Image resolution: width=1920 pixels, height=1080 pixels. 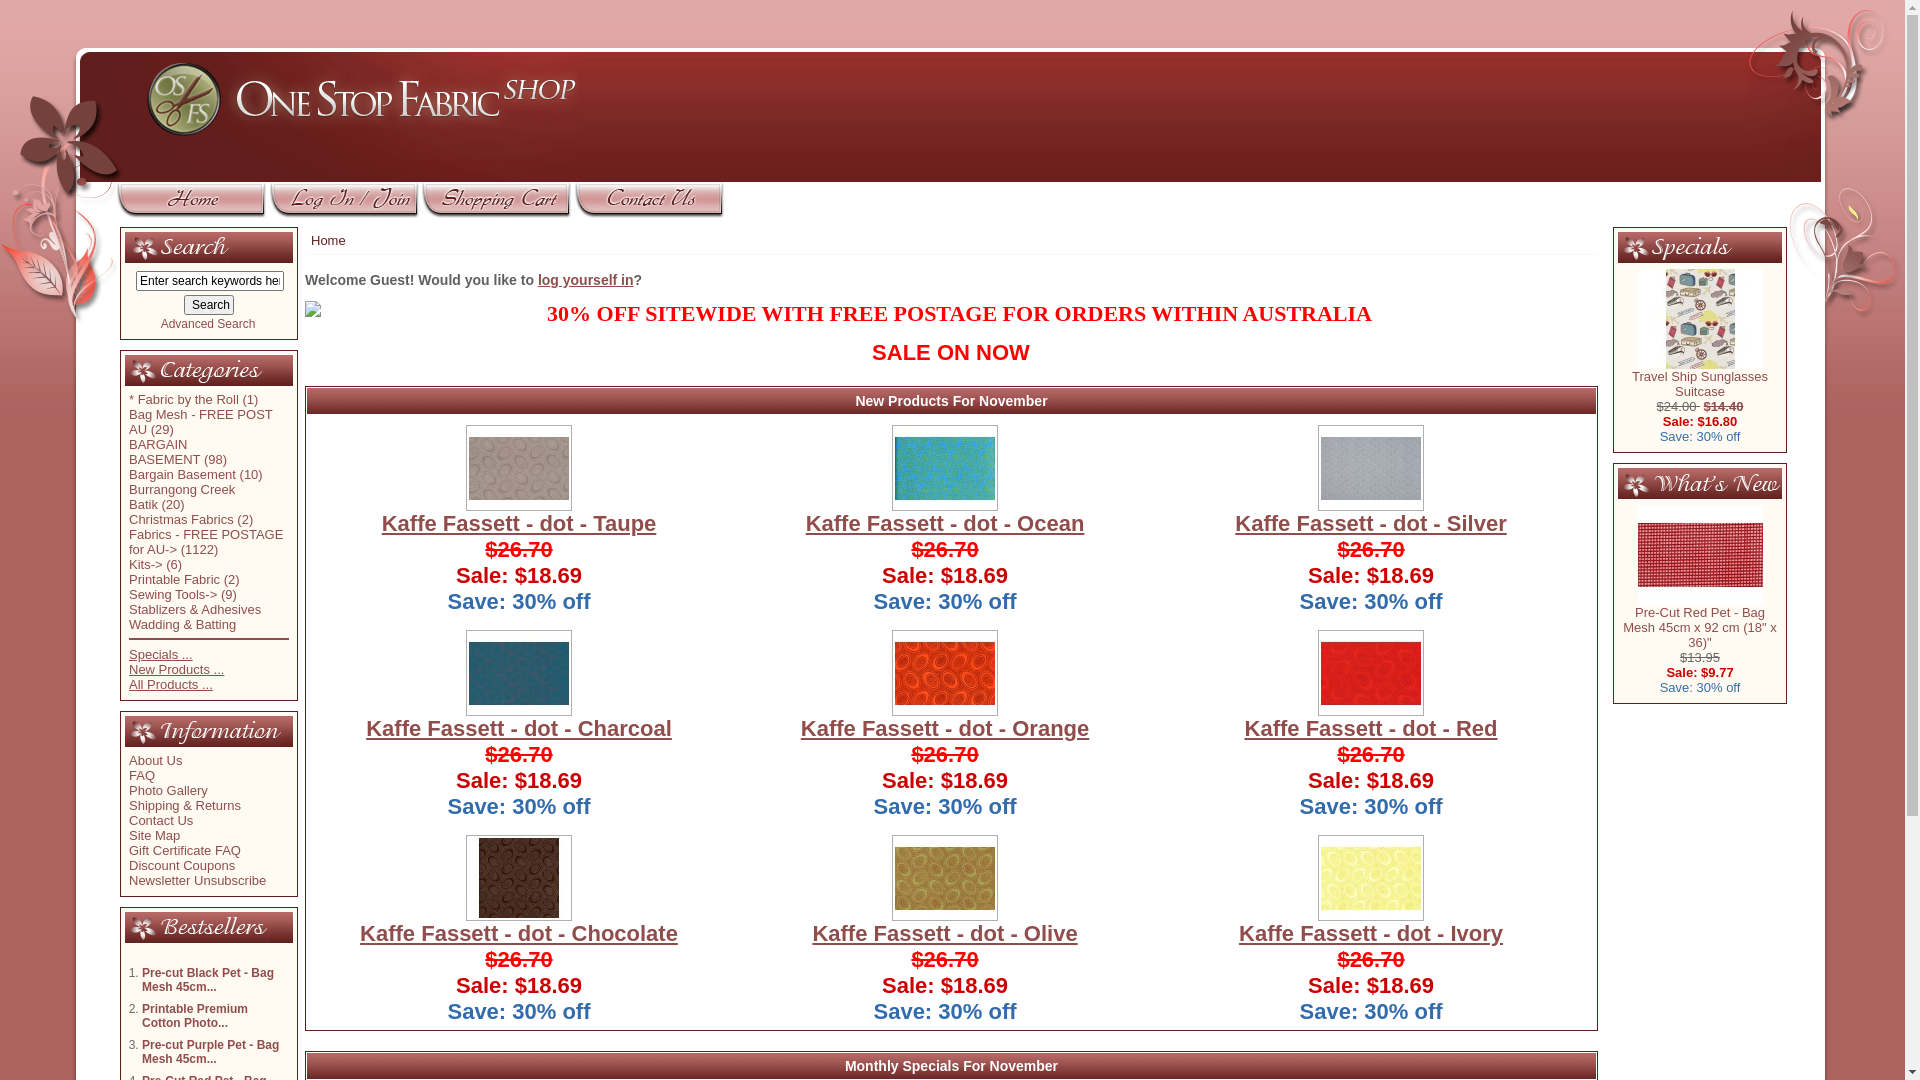 What do you see at coordinates (128, 518) in the screenshot?
I see `'Christmas Fabrics'` at bounding box center [128, 518].